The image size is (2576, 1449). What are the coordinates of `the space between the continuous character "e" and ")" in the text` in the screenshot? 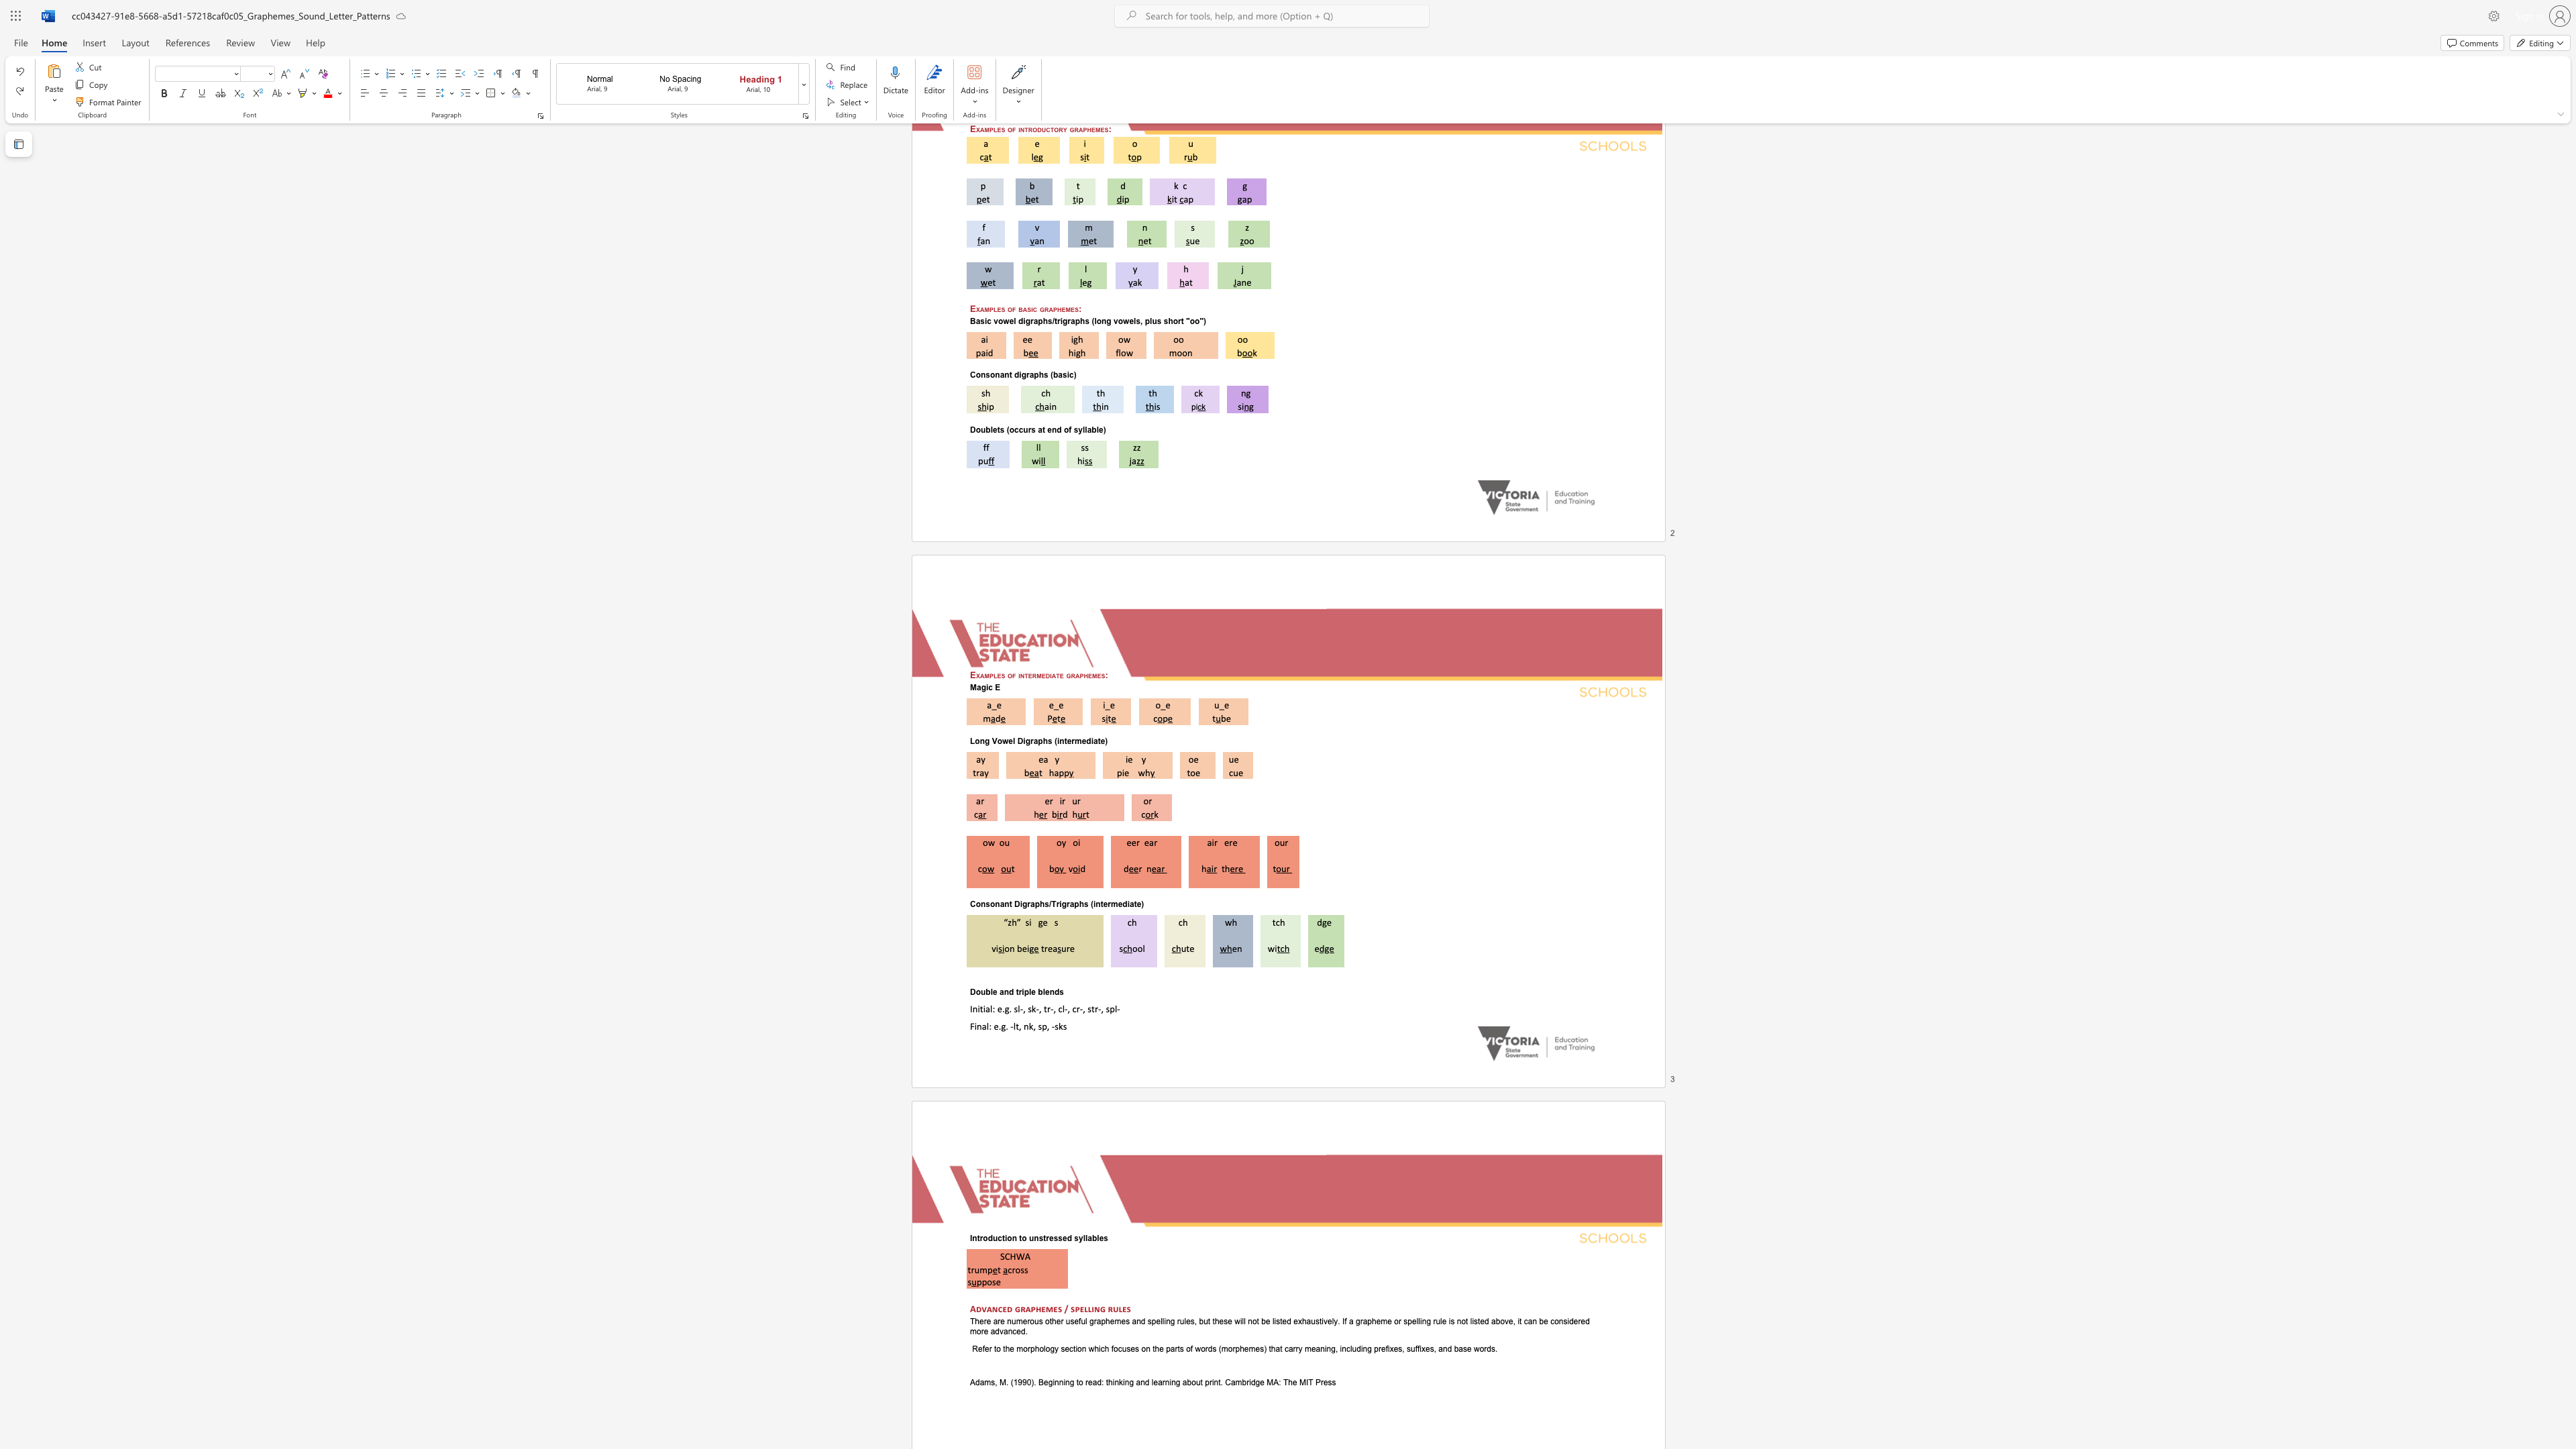 It's located at (1140, 904).